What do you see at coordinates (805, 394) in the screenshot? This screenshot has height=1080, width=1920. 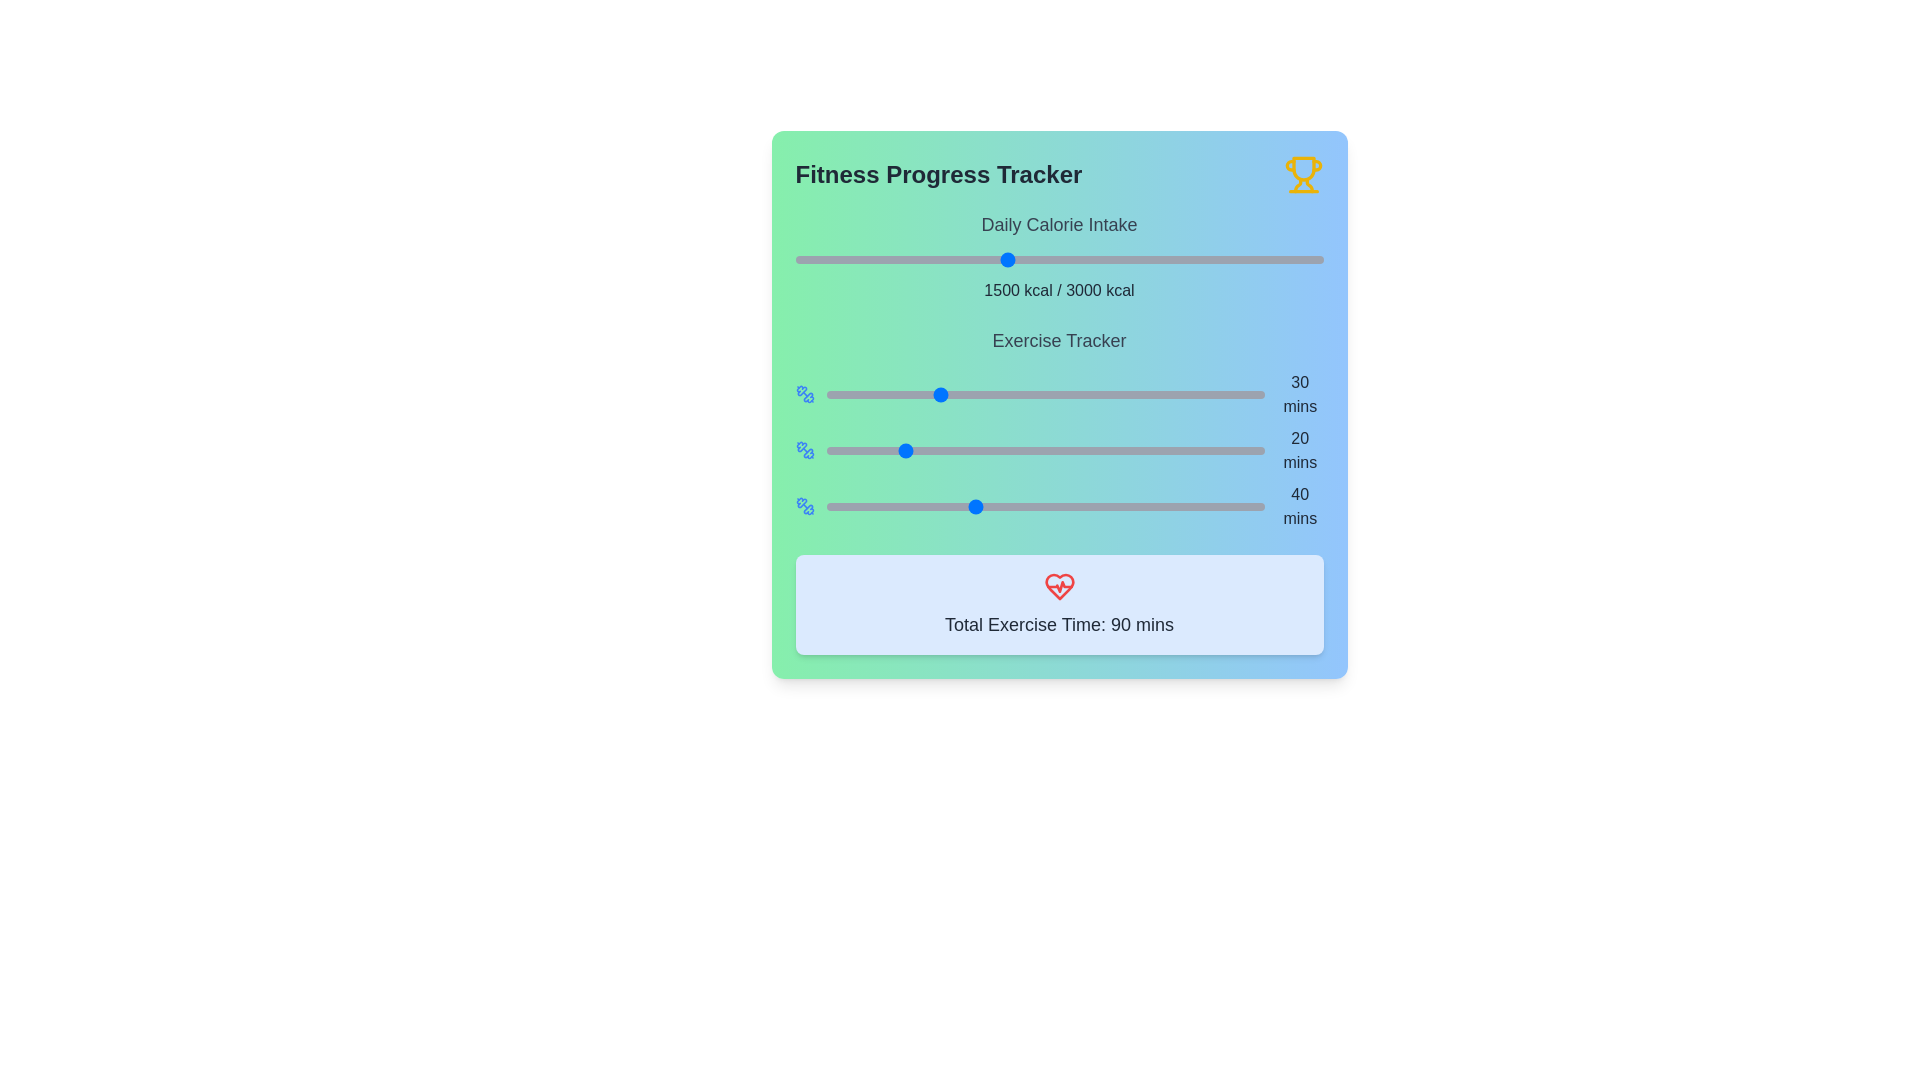 I see `the dumbbell icon in the Exercise Tracker section, which represents the first progress bar indicating 30 minutes` at bounding box center [805, 394].